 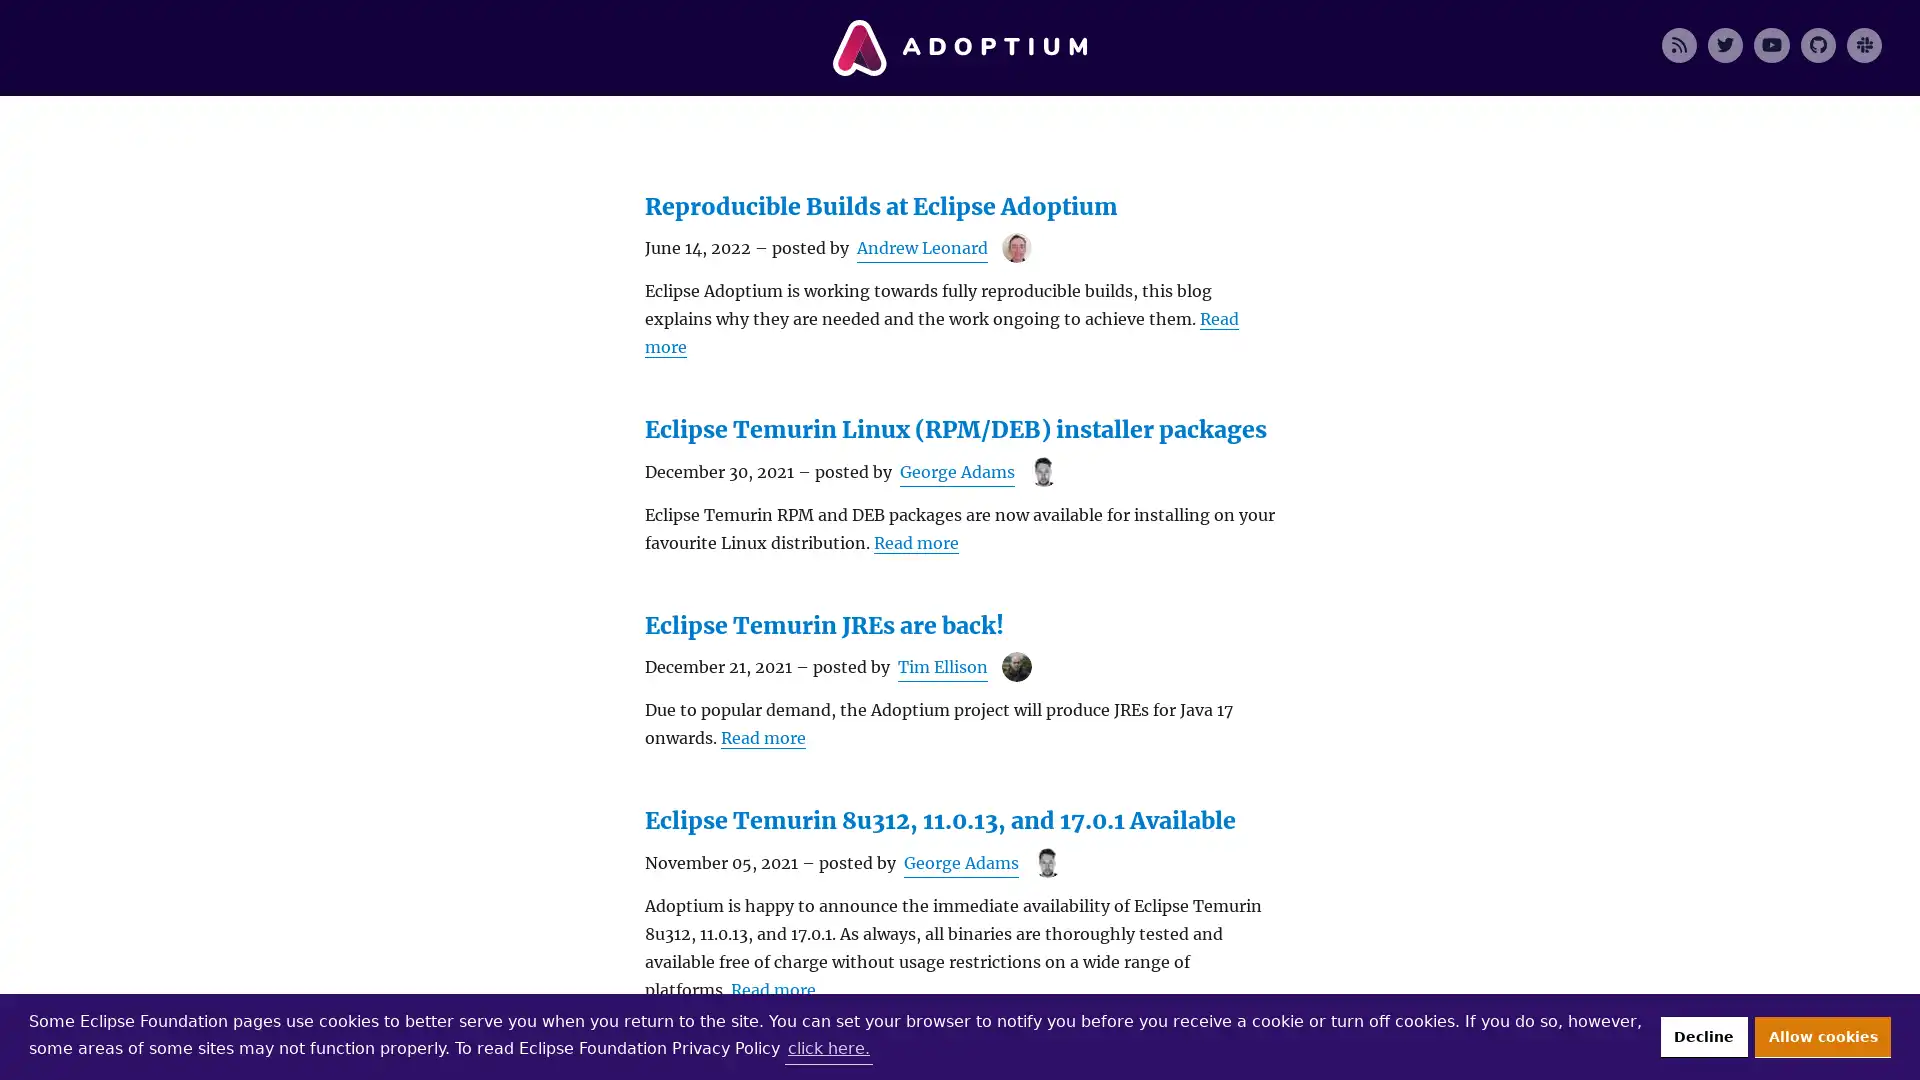 I want to click on deny cookies, so click(x=1702, y=1035).